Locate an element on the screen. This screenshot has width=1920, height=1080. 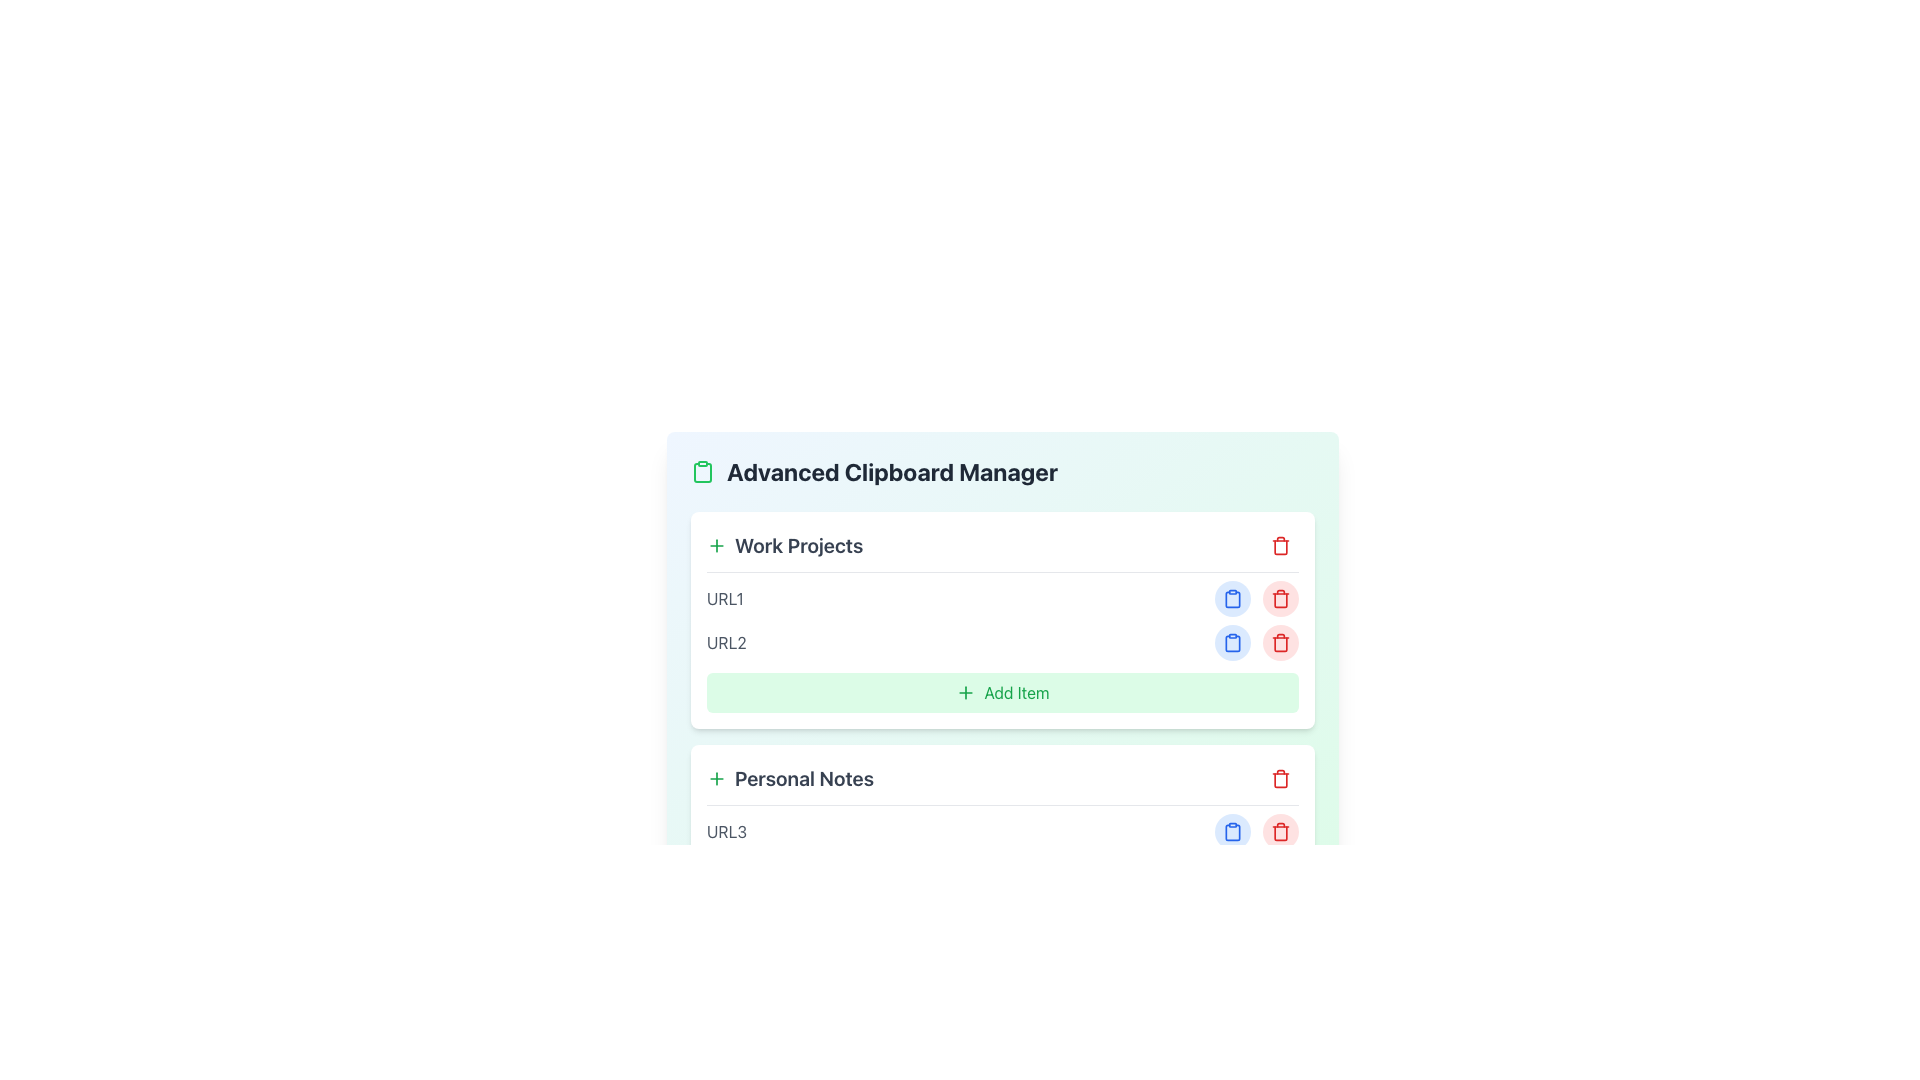
the delete icon button positioned to the right of the listed group is located at coordinates (1281, 778).